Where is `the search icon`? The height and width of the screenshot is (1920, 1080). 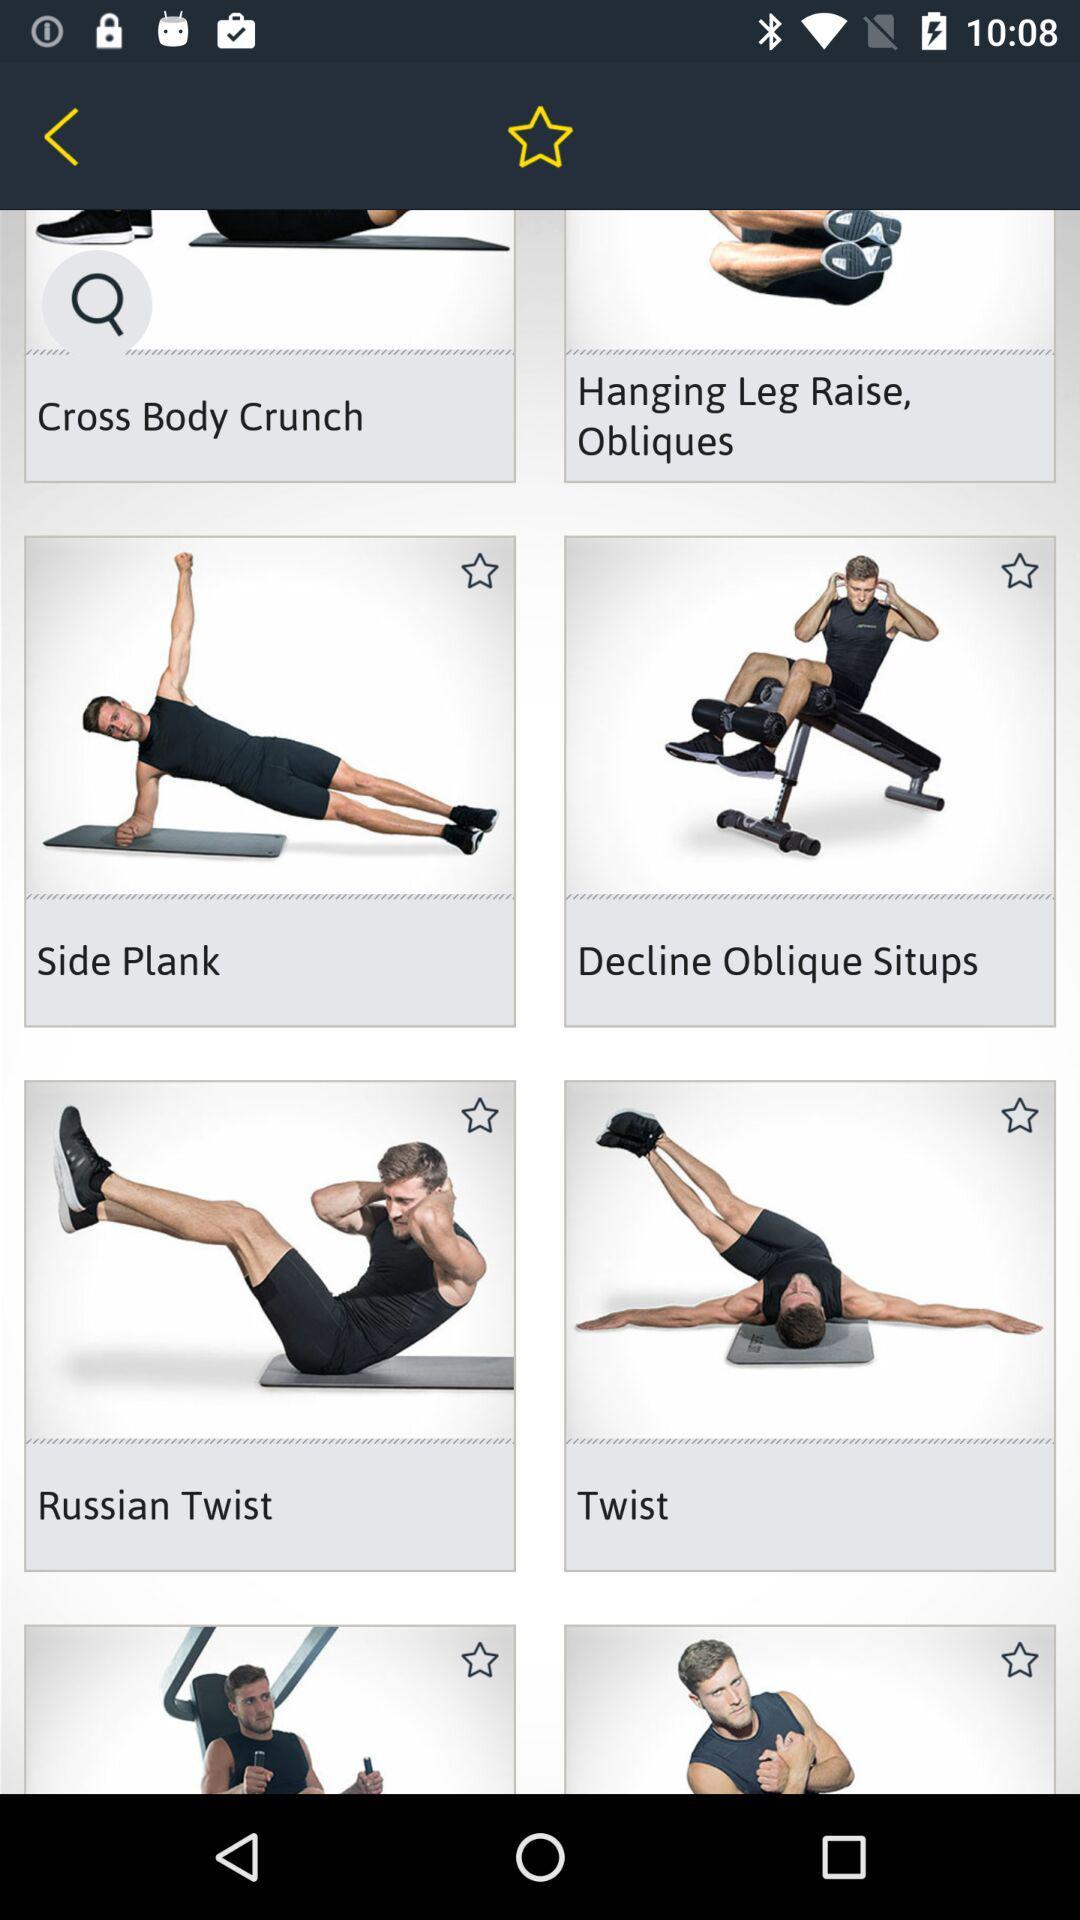
the search icon is located at coordinates (97, 303).